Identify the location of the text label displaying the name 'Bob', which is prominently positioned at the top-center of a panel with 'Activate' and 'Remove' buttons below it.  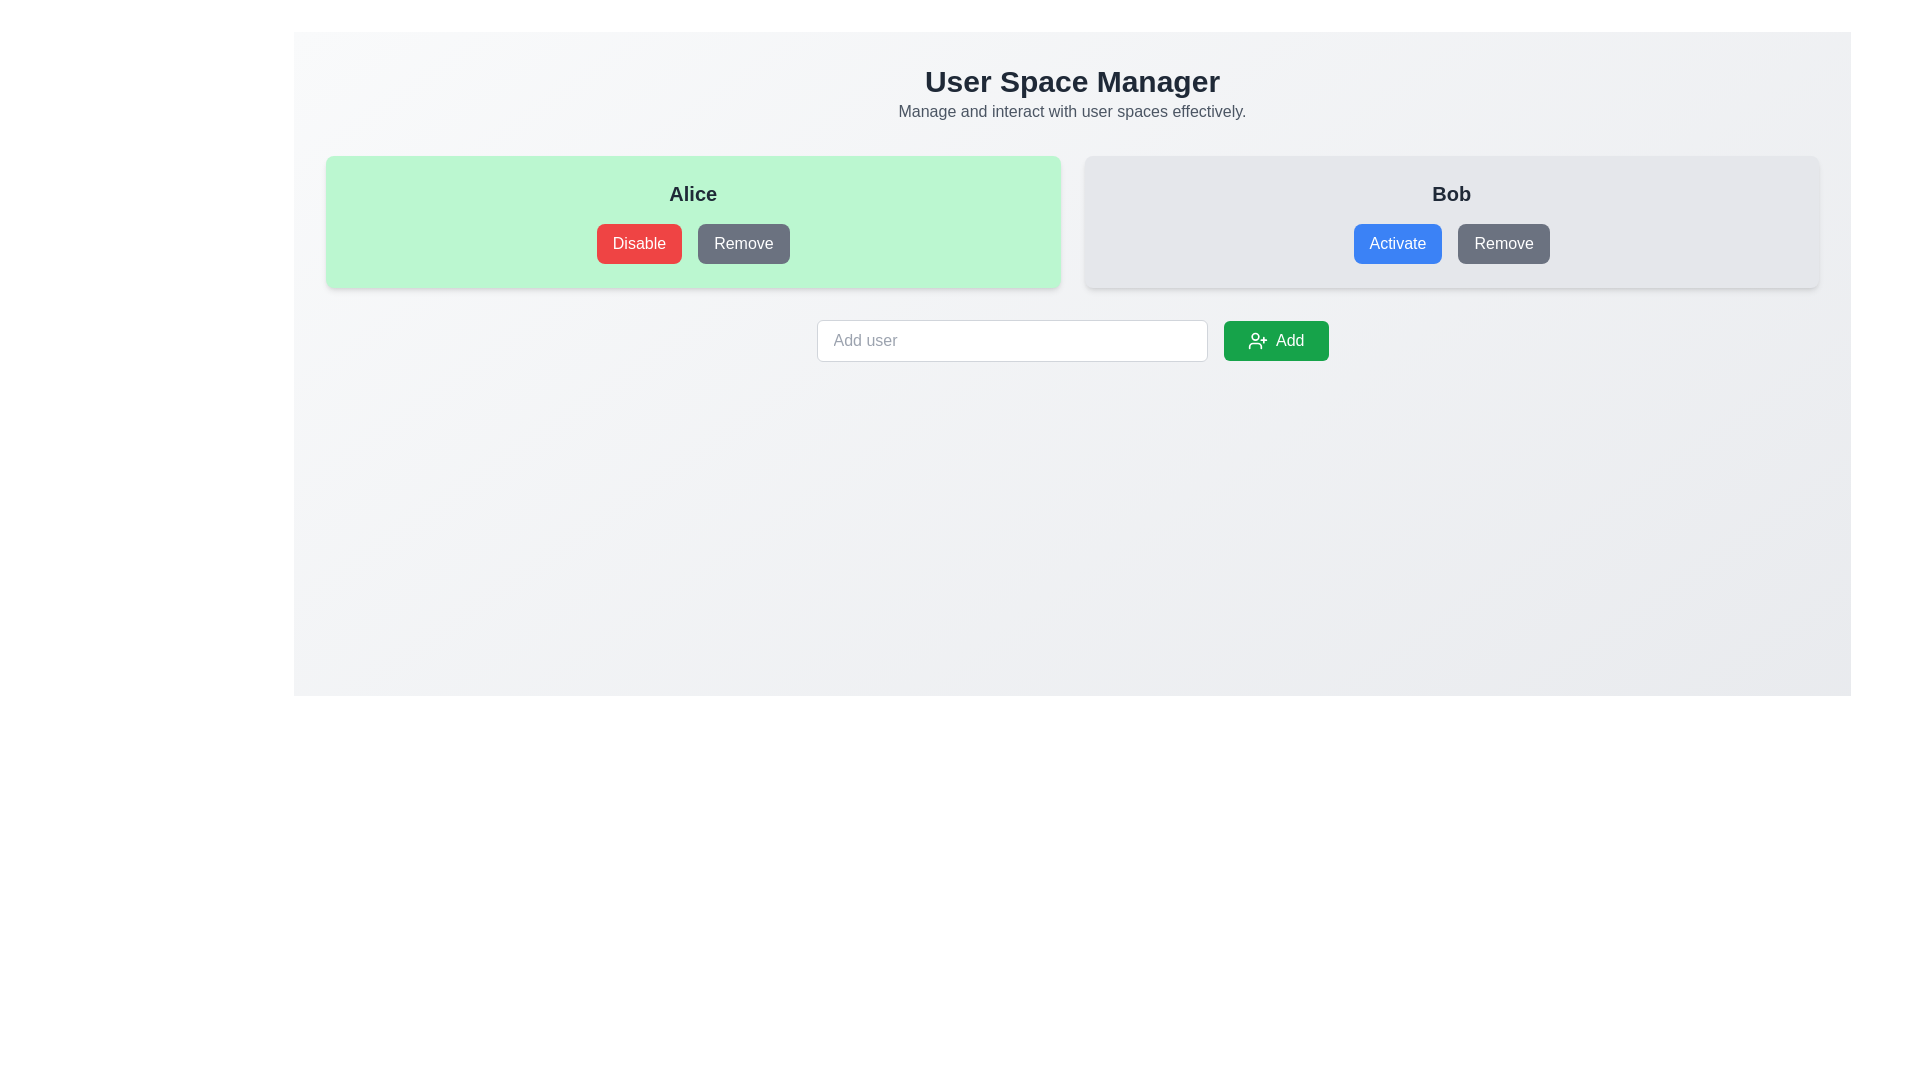
(1451, 193).